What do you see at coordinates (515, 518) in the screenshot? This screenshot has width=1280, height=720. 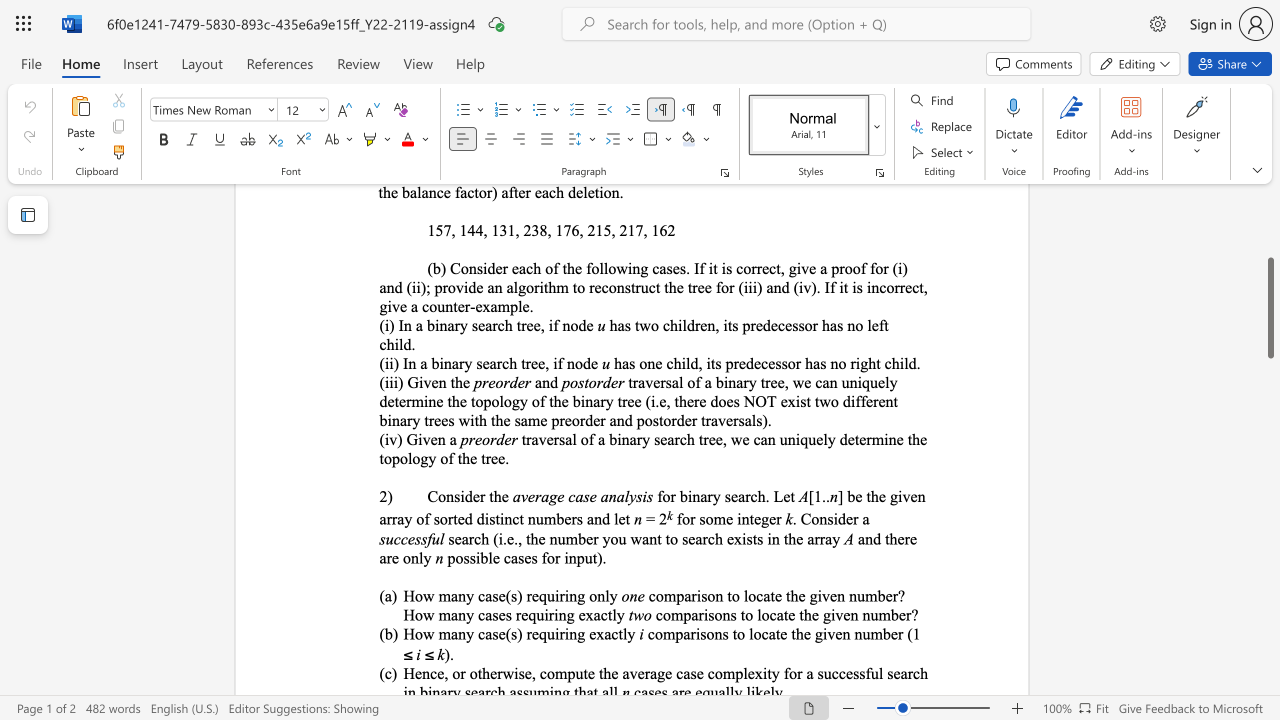 I see `the 1th character "c" in the text` at bounding box center [515, 518].